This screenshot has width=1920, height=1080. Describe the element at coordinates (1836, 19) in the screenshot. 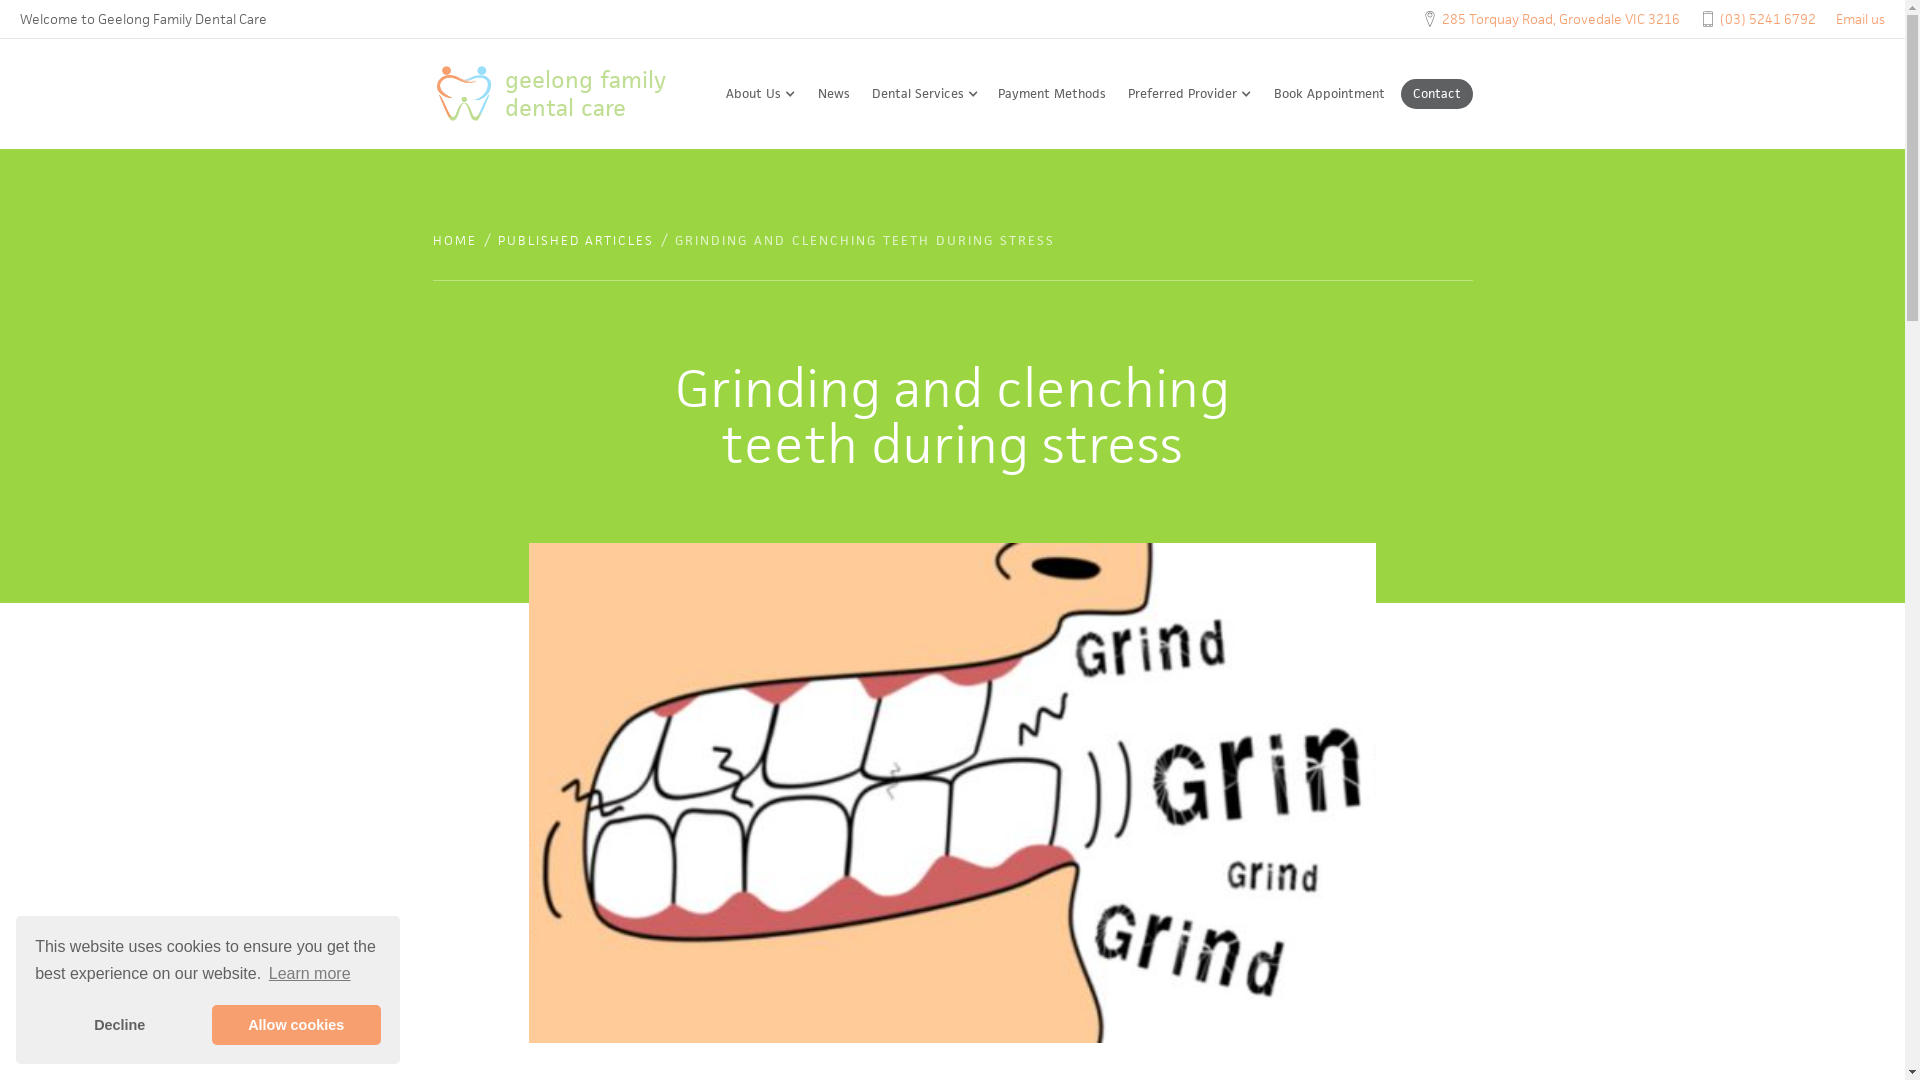

I see `'Email us'` at that location.